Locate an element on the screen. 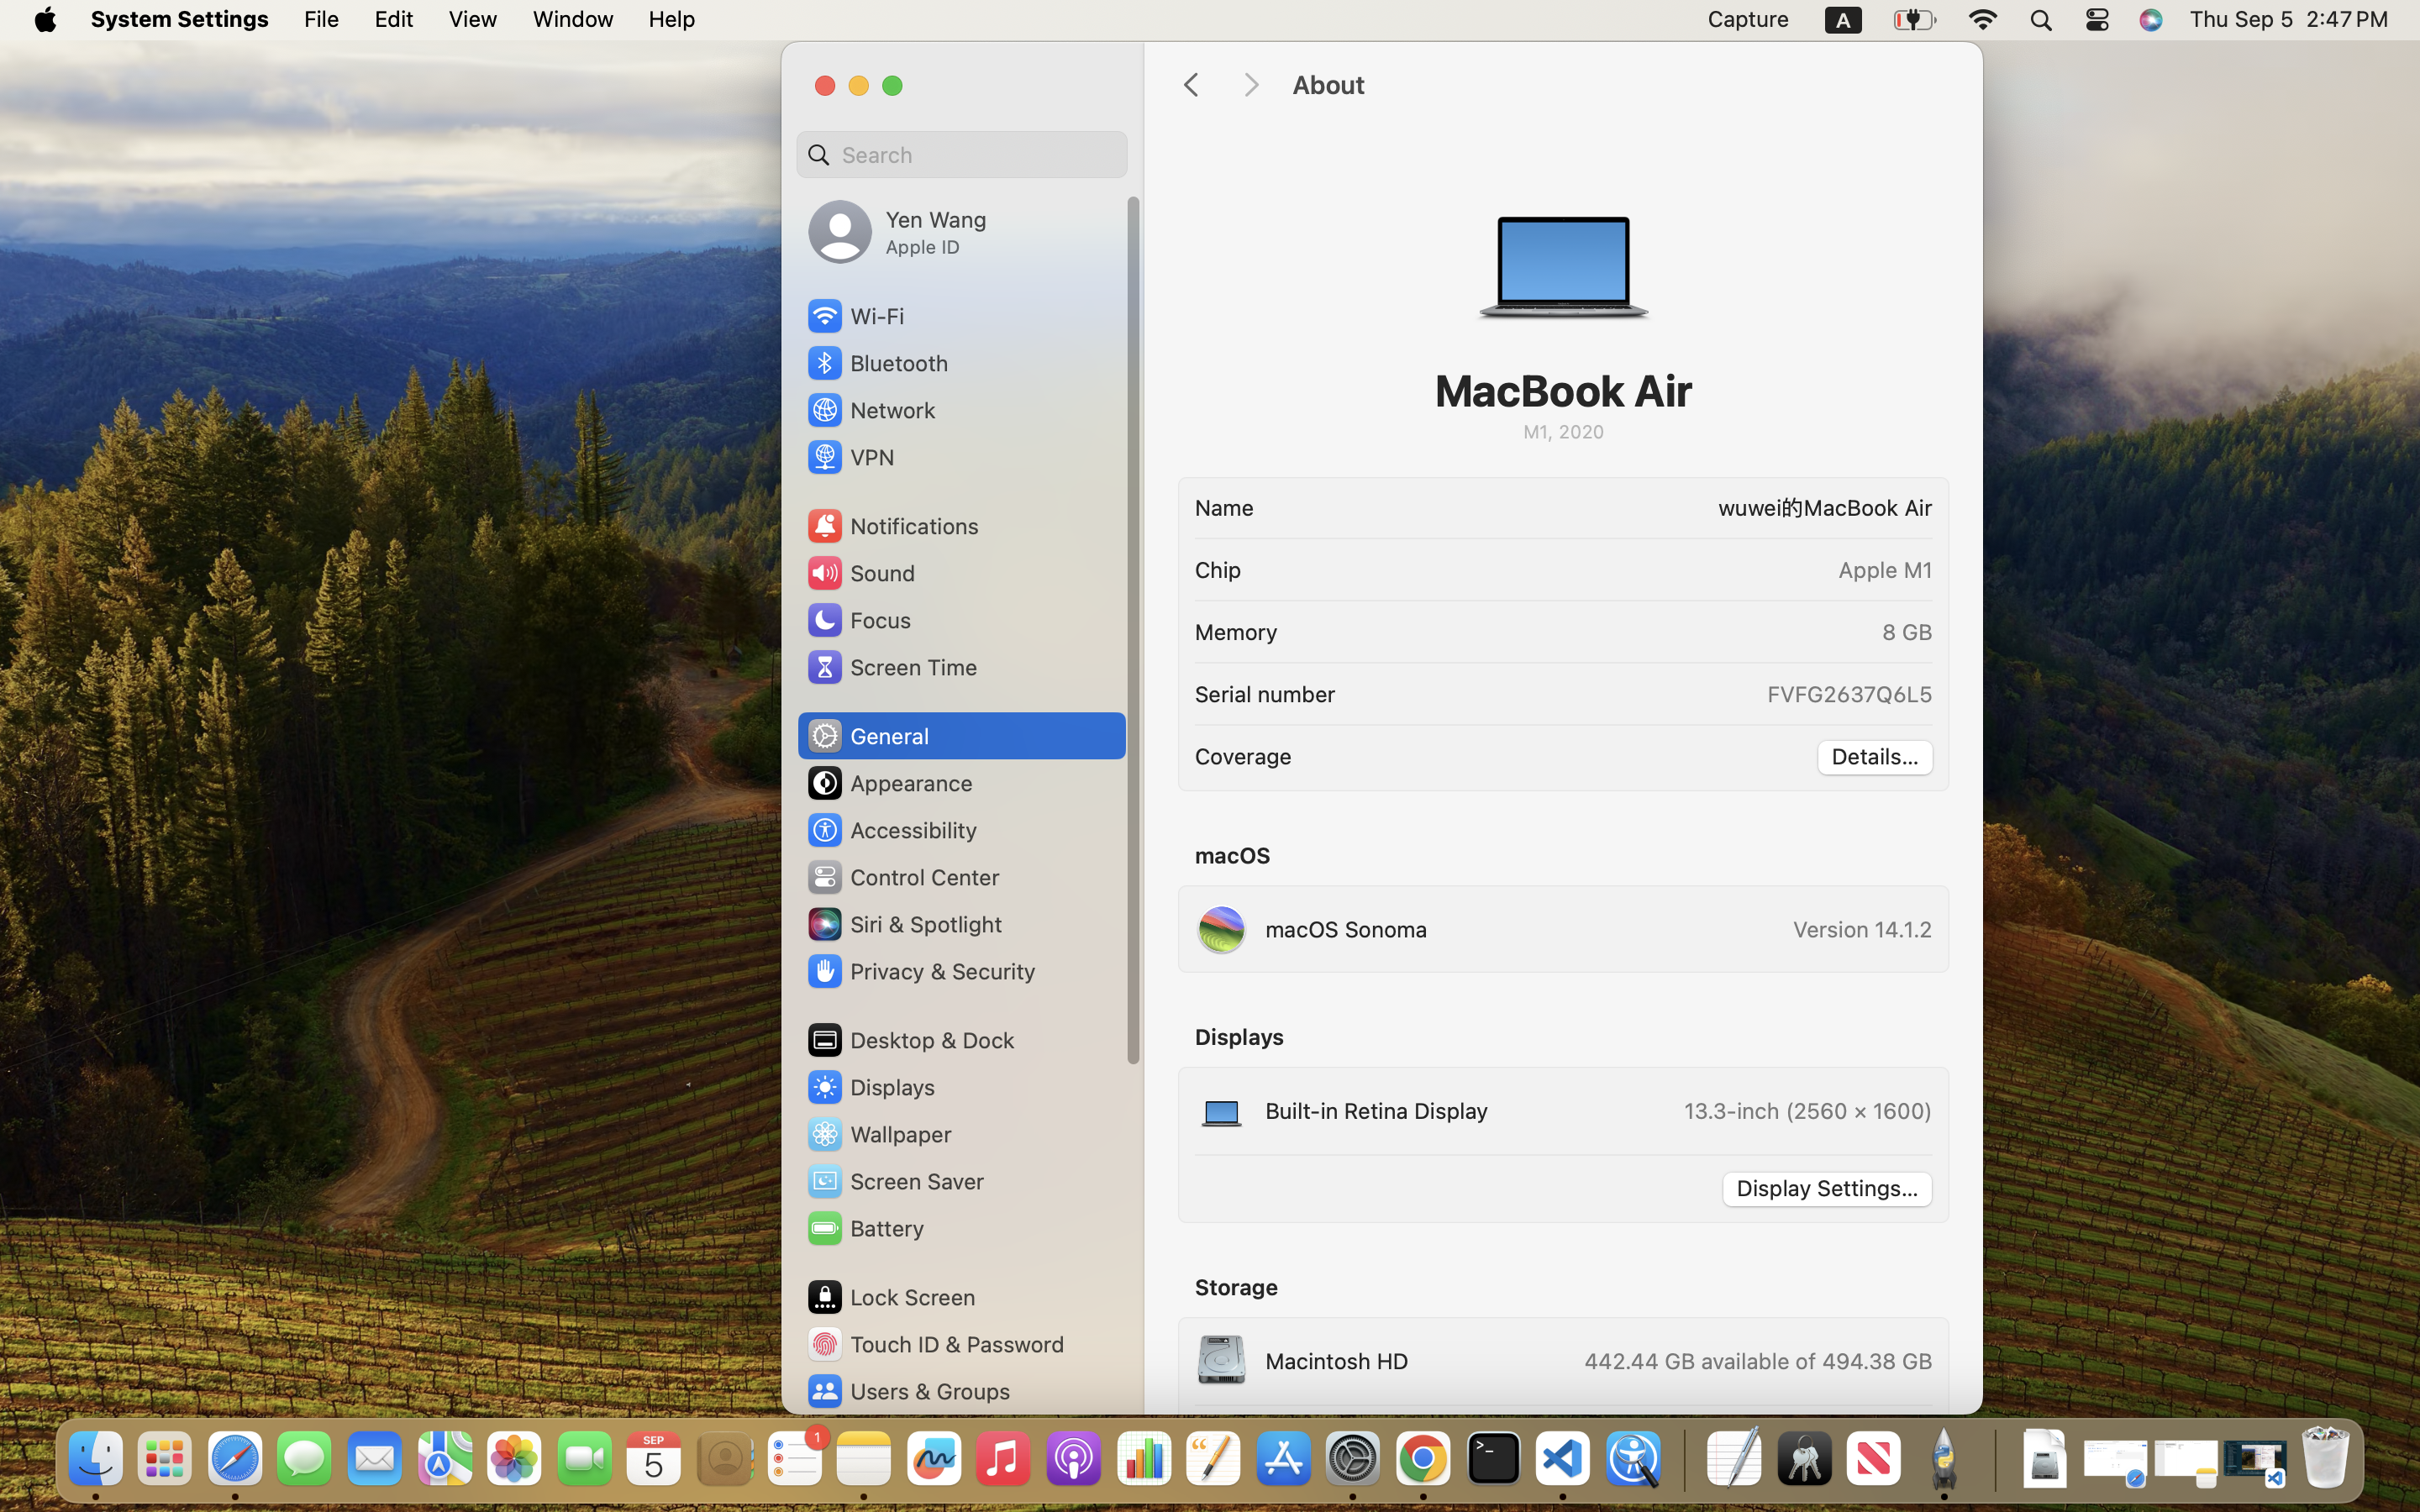 The height and width of the screenshot is (1512, 2420). 'Name' is located at coordinates (1223, 507).